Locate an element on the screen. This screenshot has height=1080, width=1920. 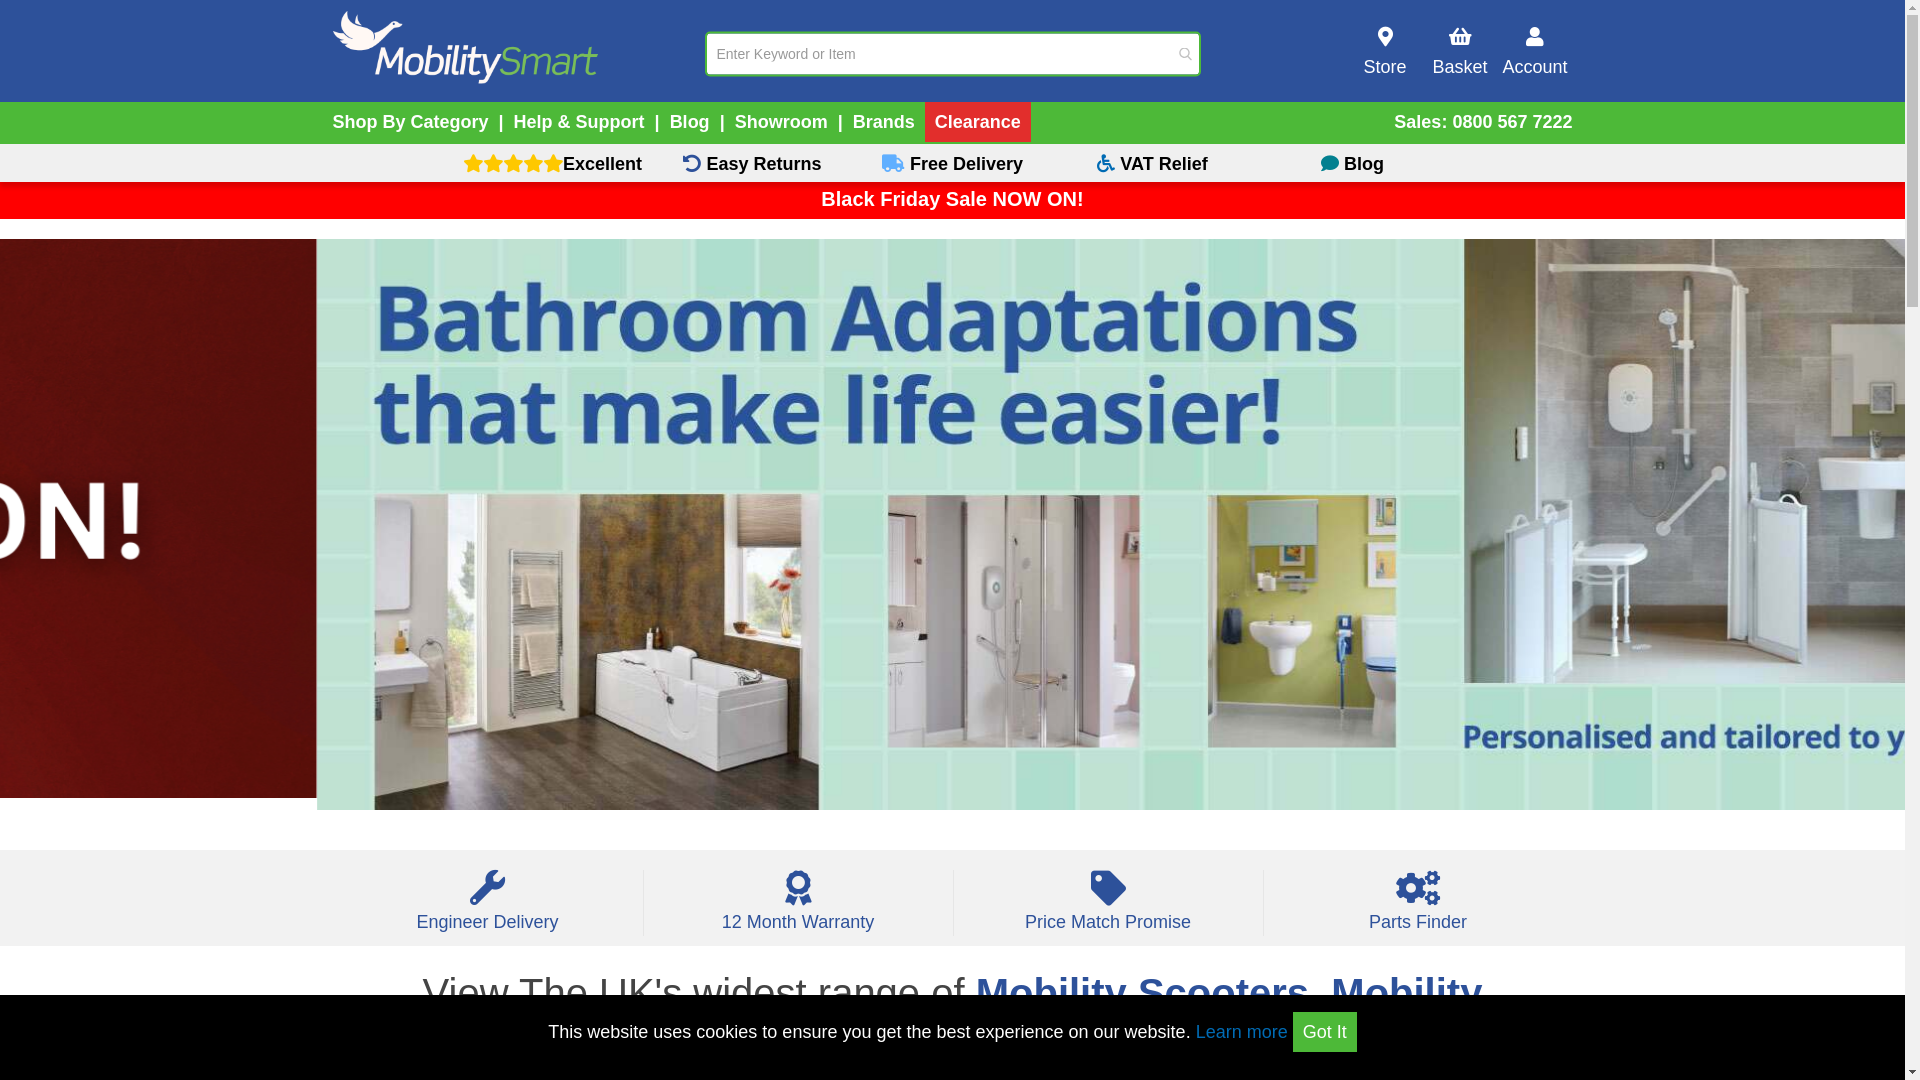
'Clearance' is located at coordinates (978, 122).